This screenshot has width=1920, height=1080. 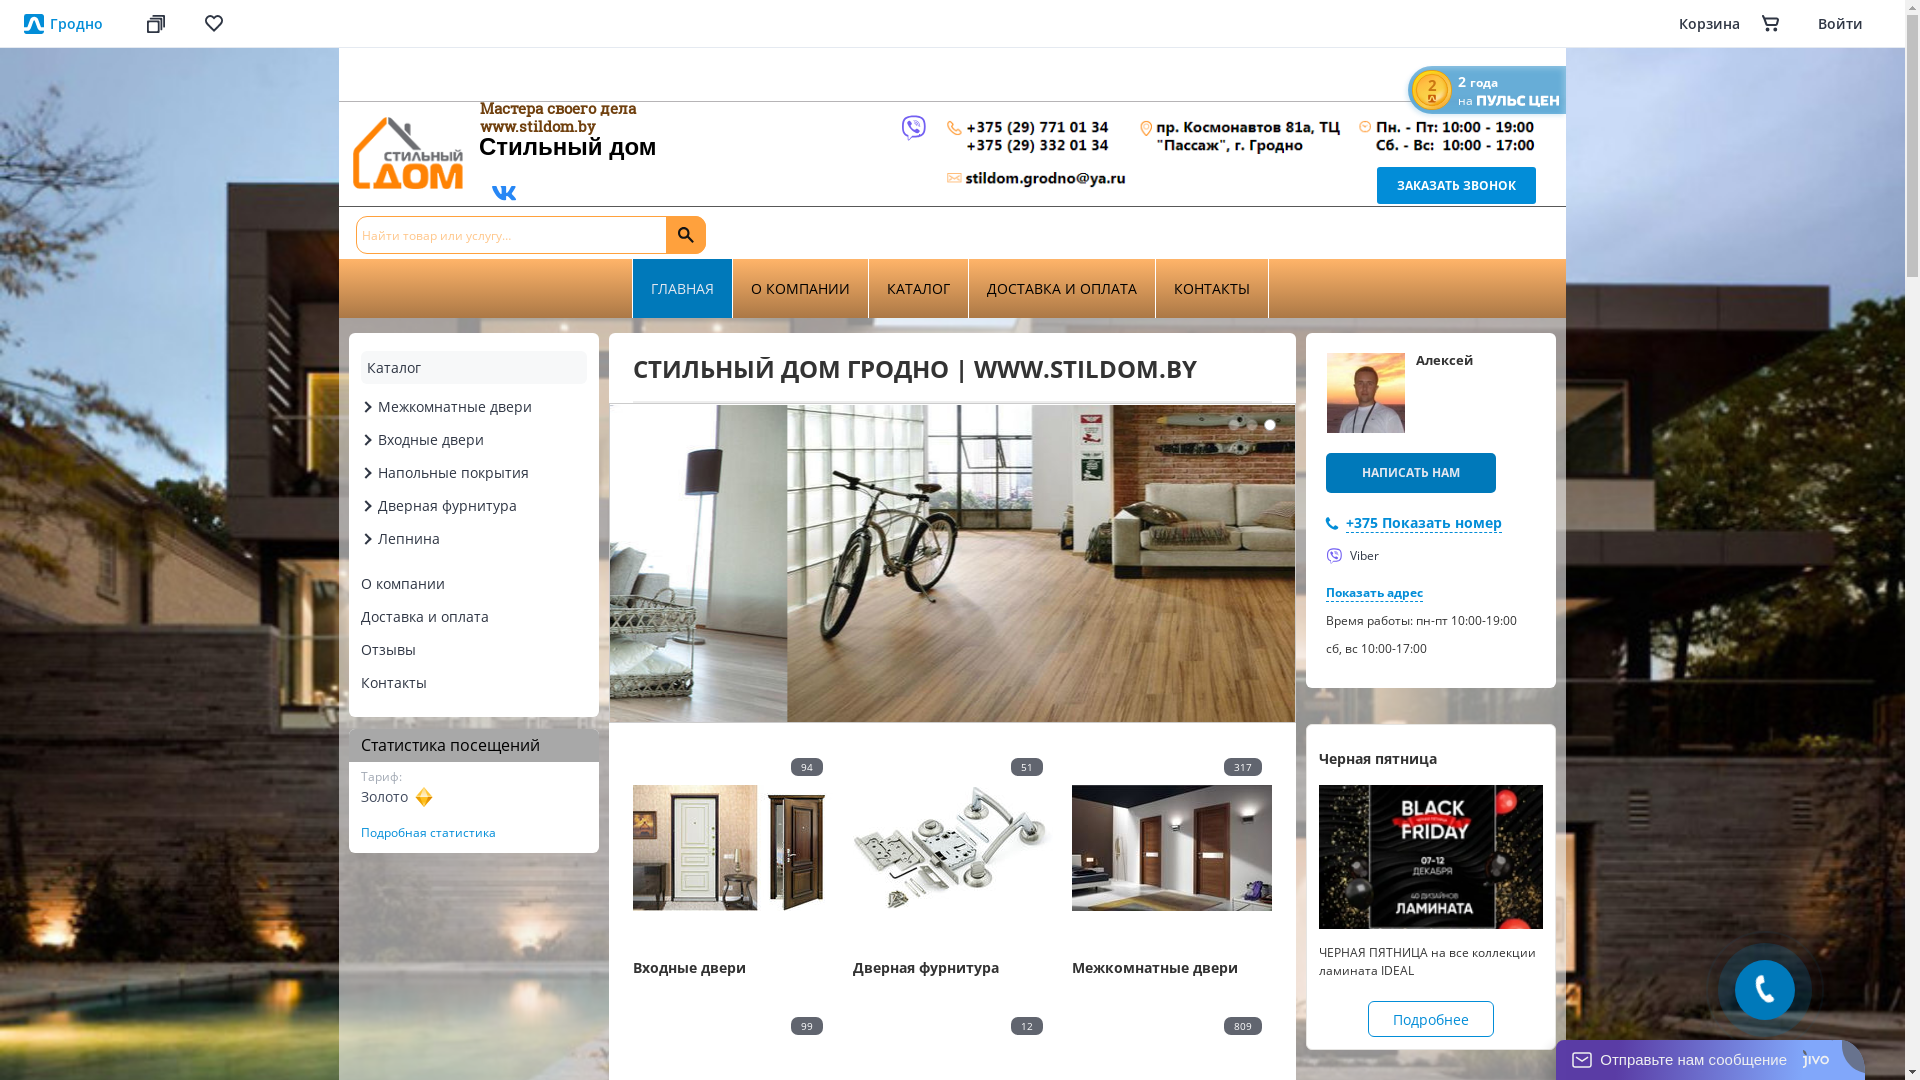 I want to click on 'Viber', so click(x=1352, y=555).